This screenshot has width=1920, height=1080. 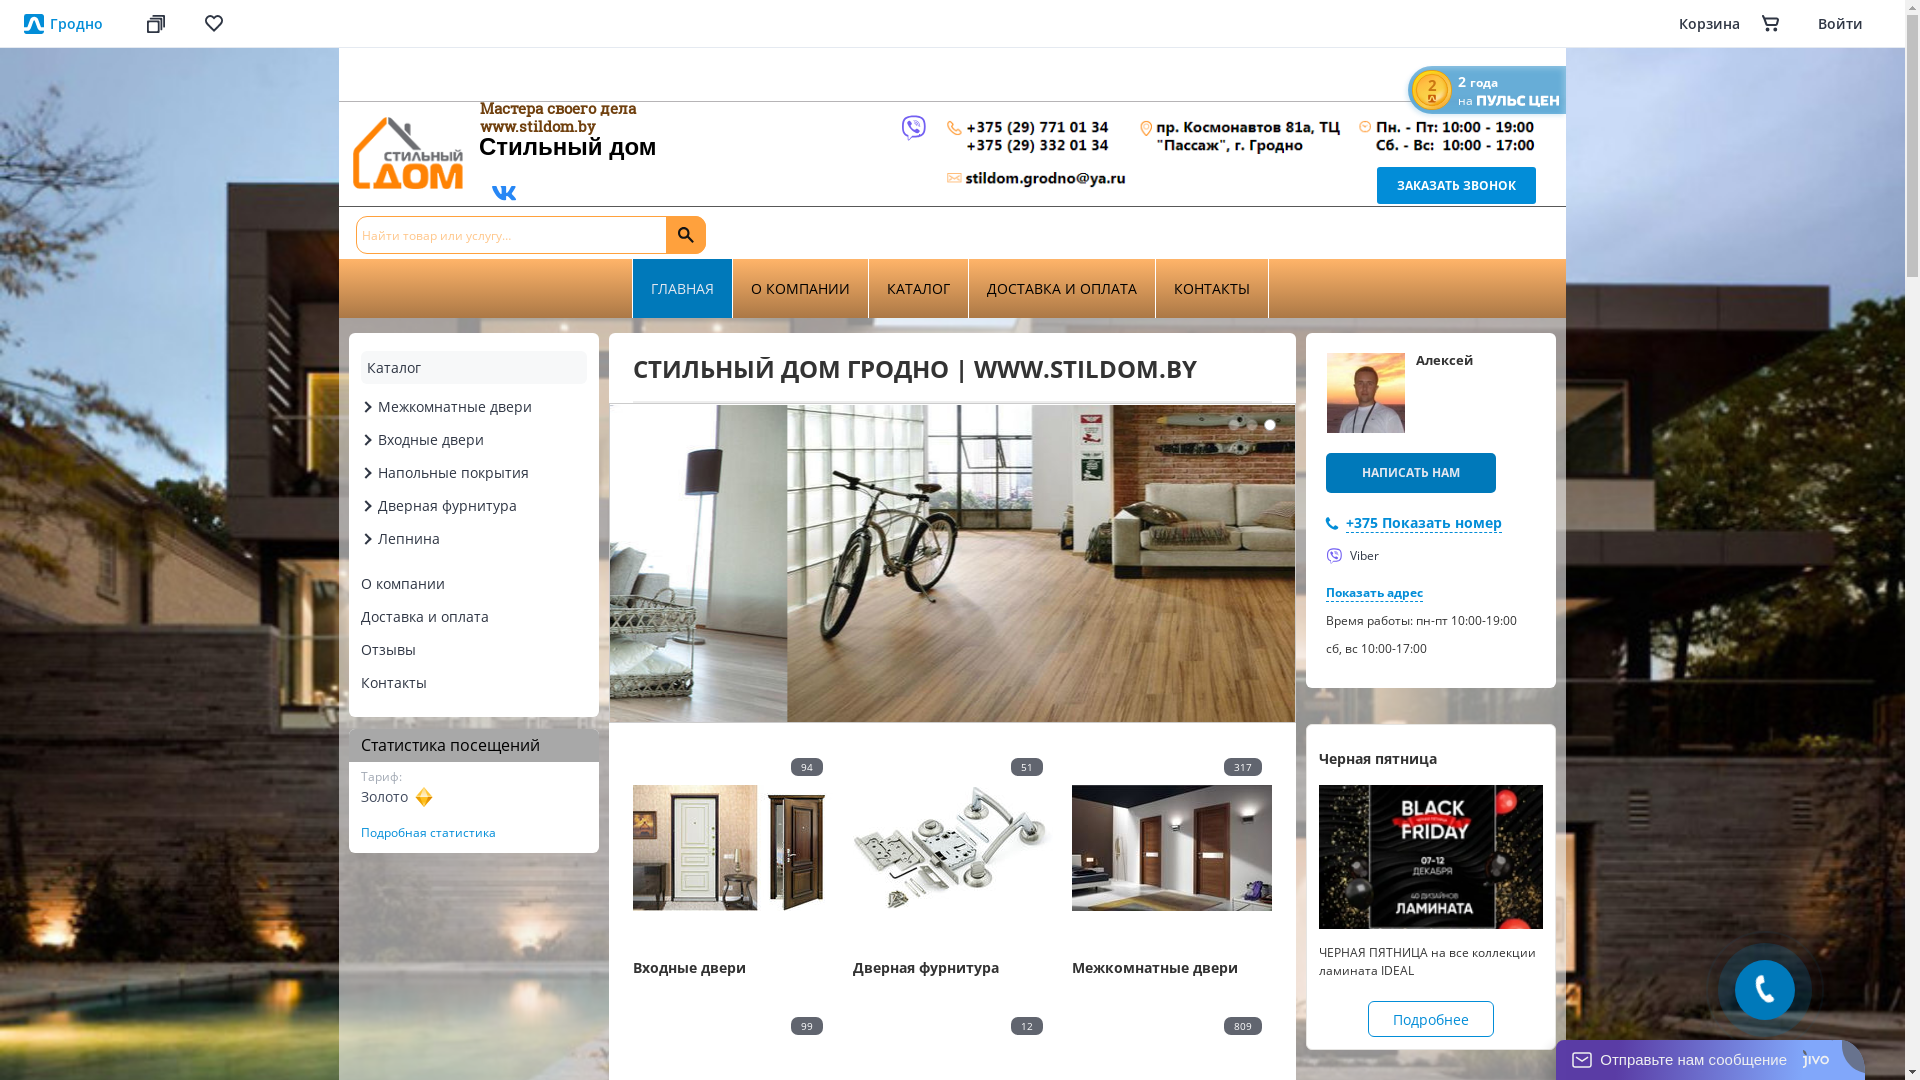 I want to click on 'Viber', so click(x=1352, y=555).